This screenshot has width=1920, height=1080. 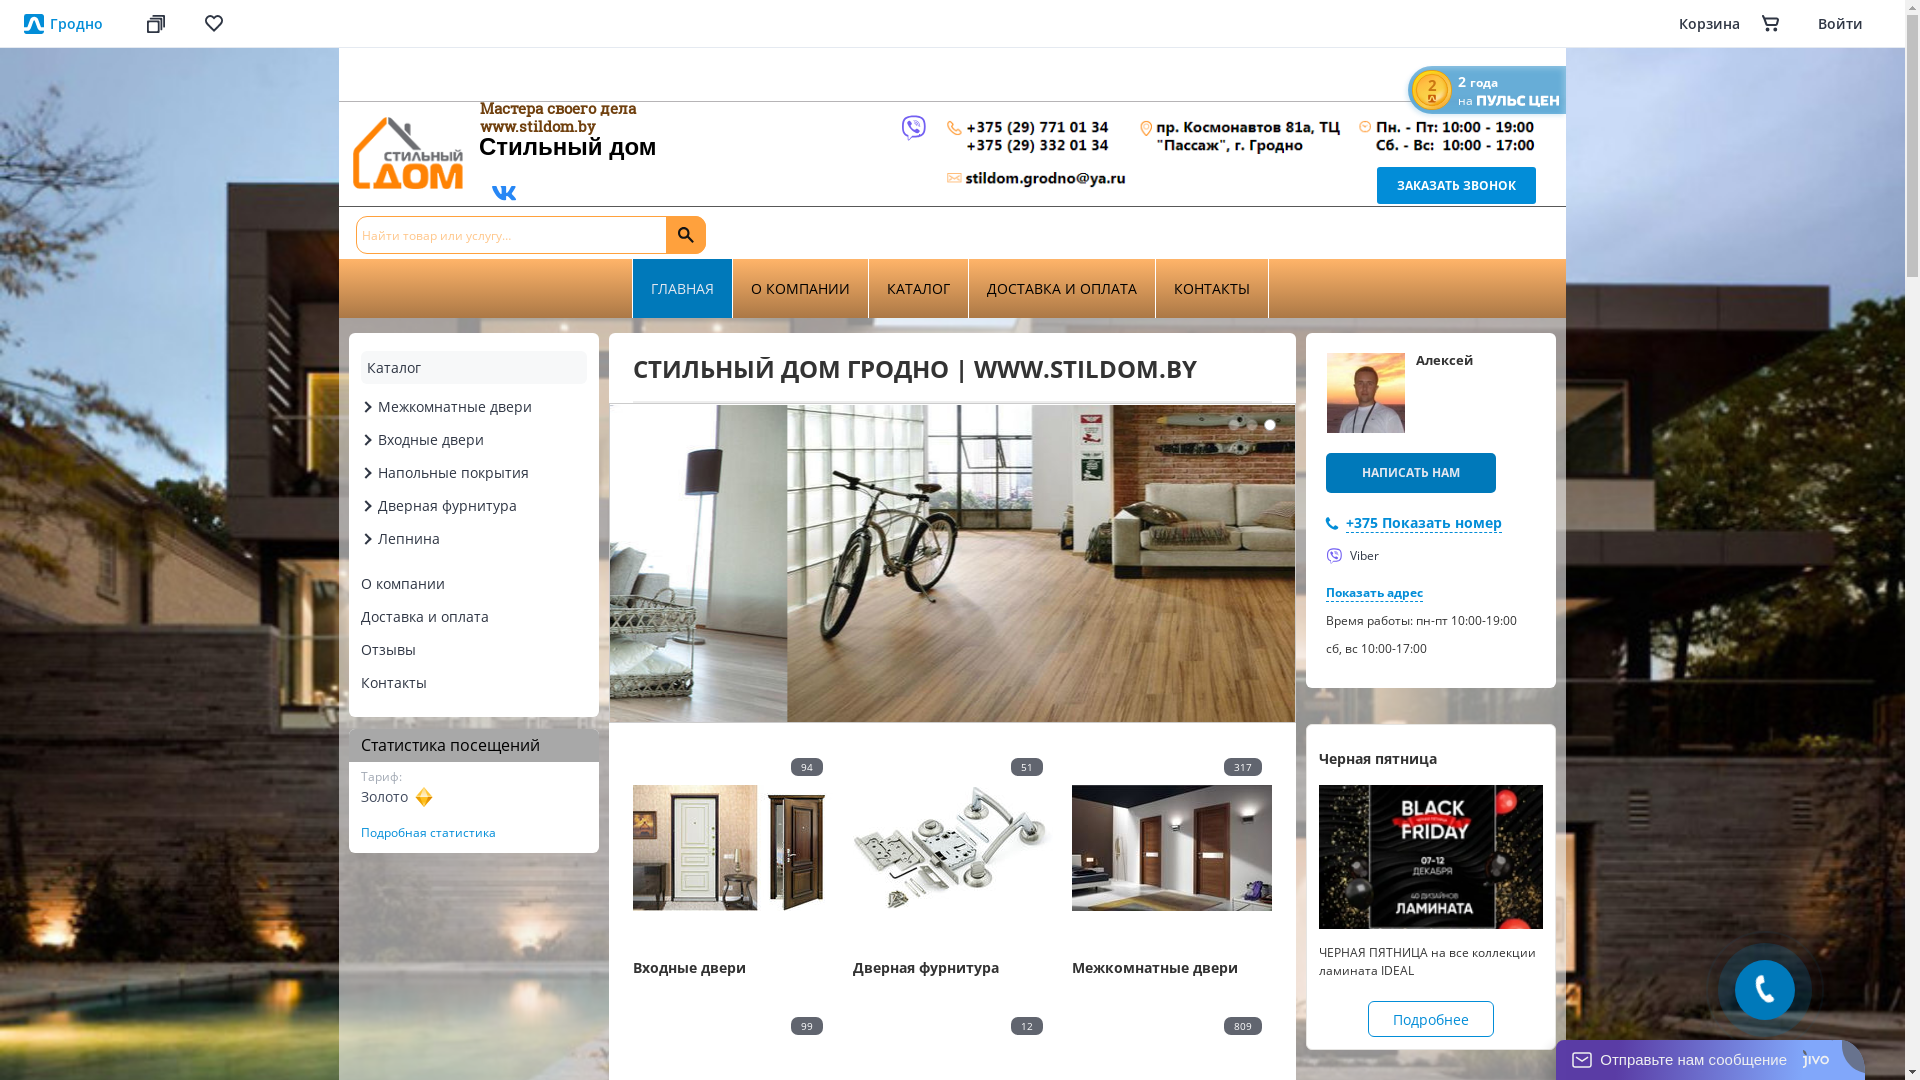 I want to click on 'Viber', so click(x=1352, y=555).